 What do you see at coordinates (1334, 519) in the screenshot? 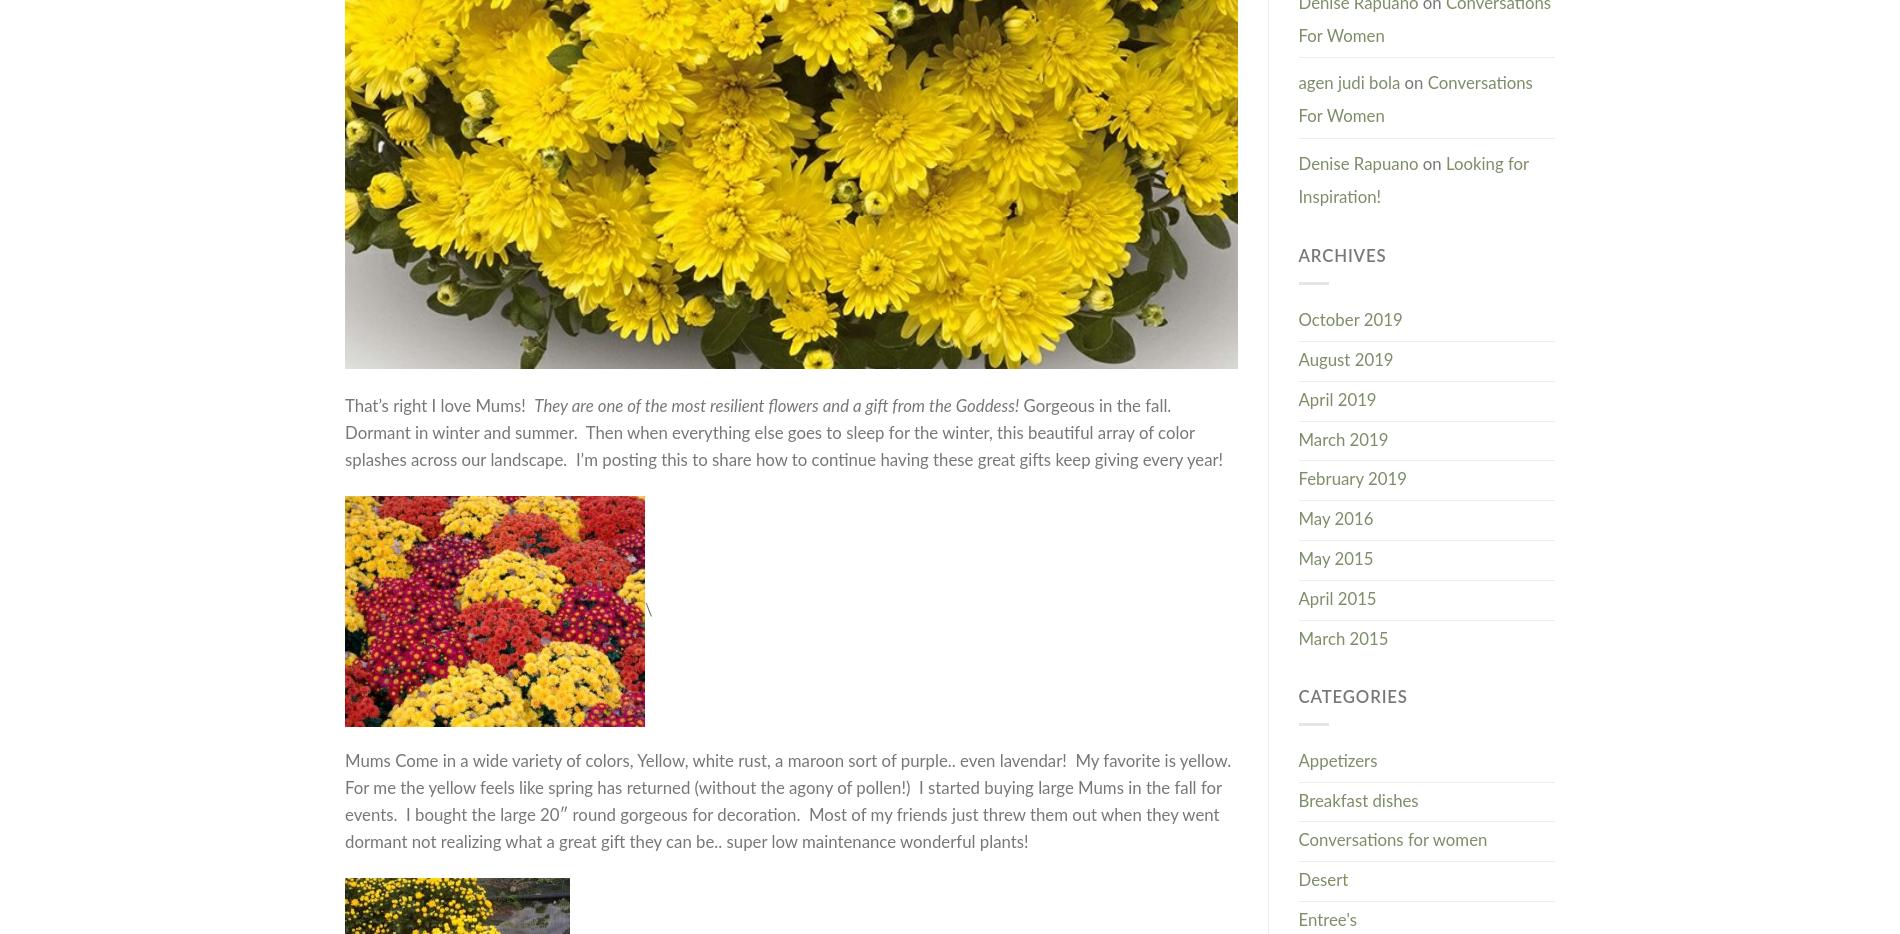
I see `'May 2016'` at bounding box center [1334, 519].